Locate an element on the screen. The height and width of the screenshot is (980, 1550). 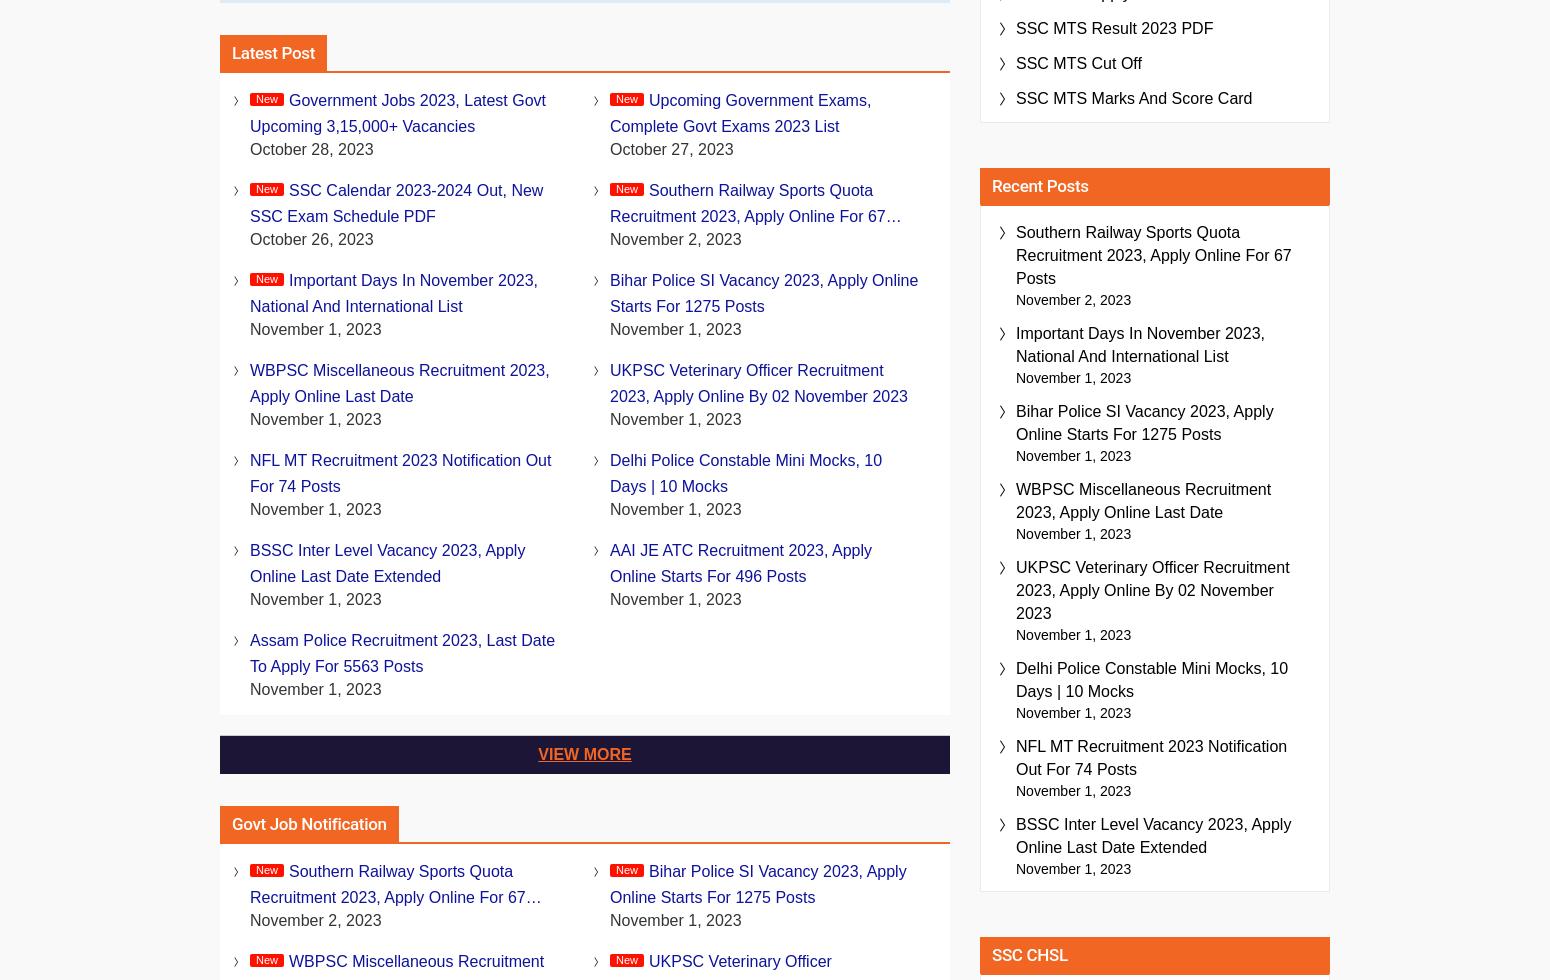
'View More' is located at coordinates (584, 754).